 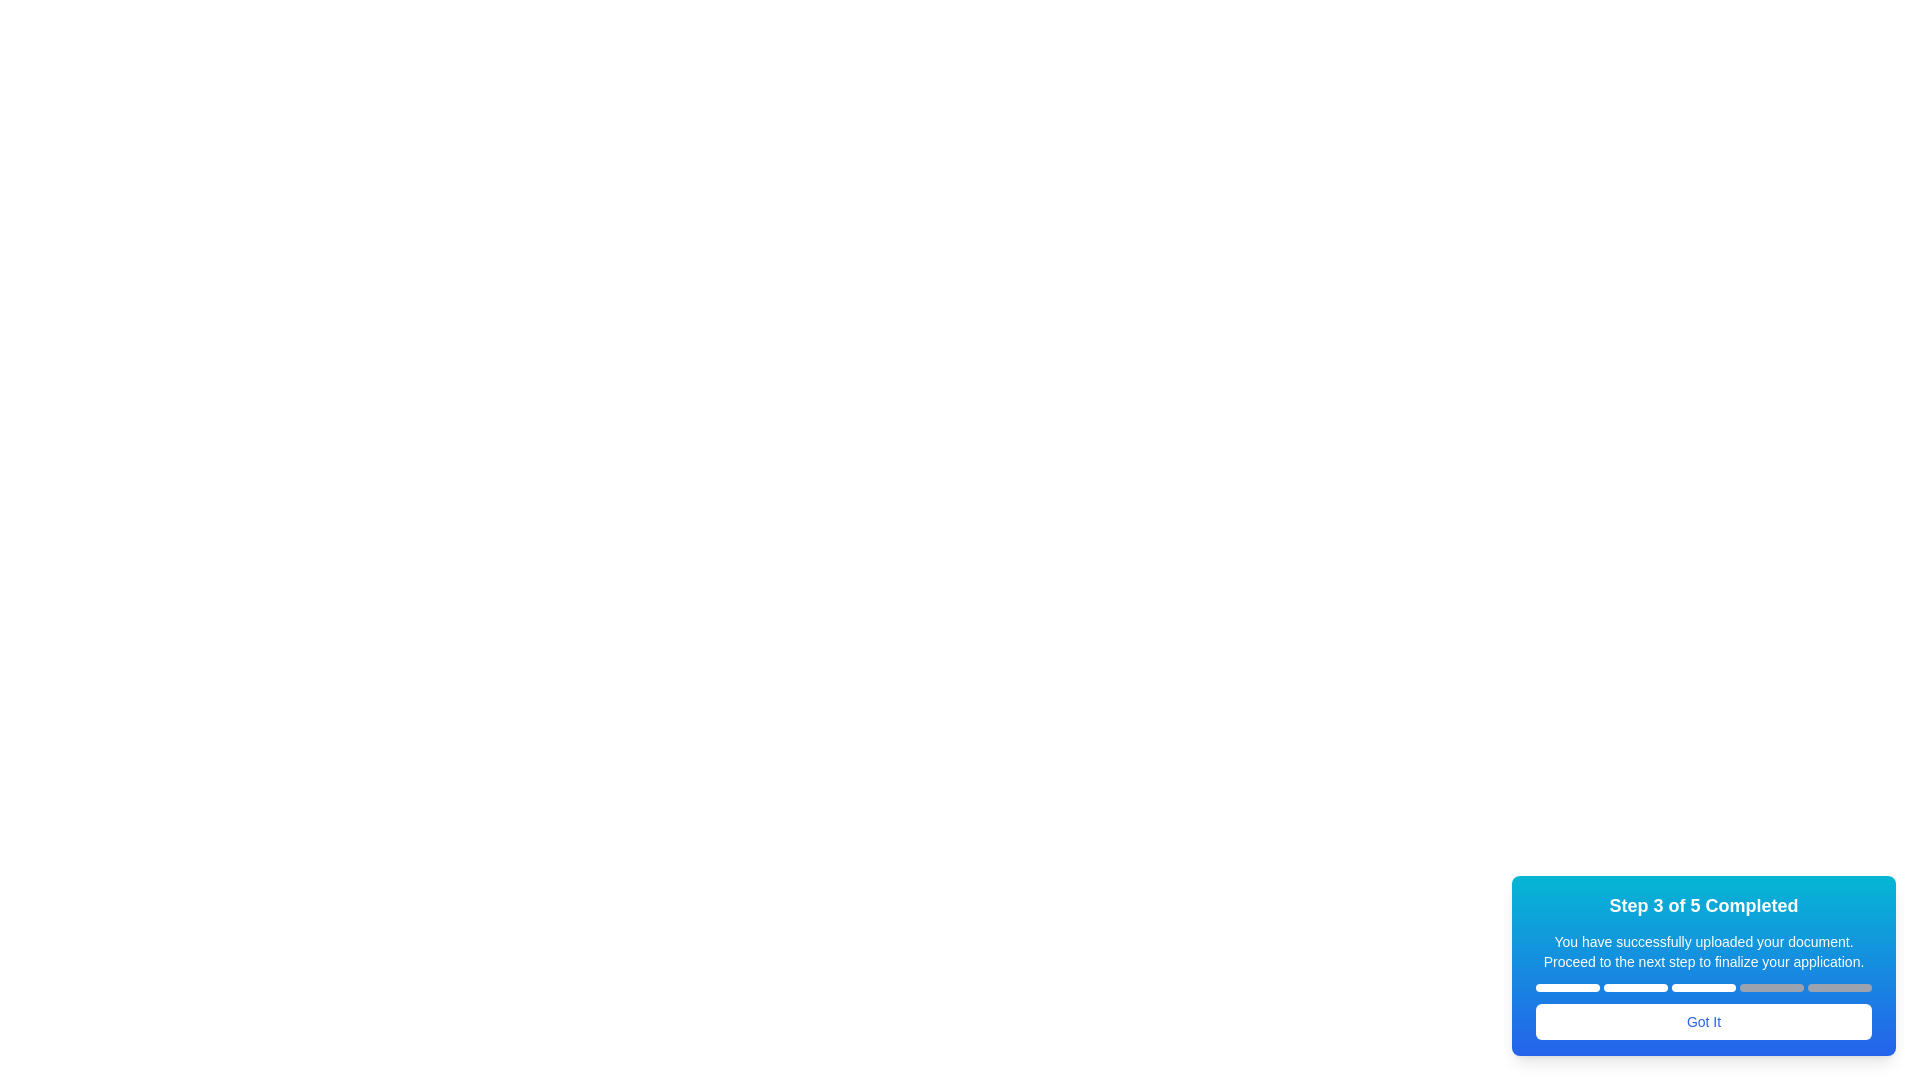 What do you see at coordinates (1703, 986) in the screenshot?
I see `the Progress Indicator, which consists of five horizontally aligned segments indicating progress, located in the bottom-right floating notification box below the message 'You have successfully uploaded your document.'` at bounding box center [1703, 986].